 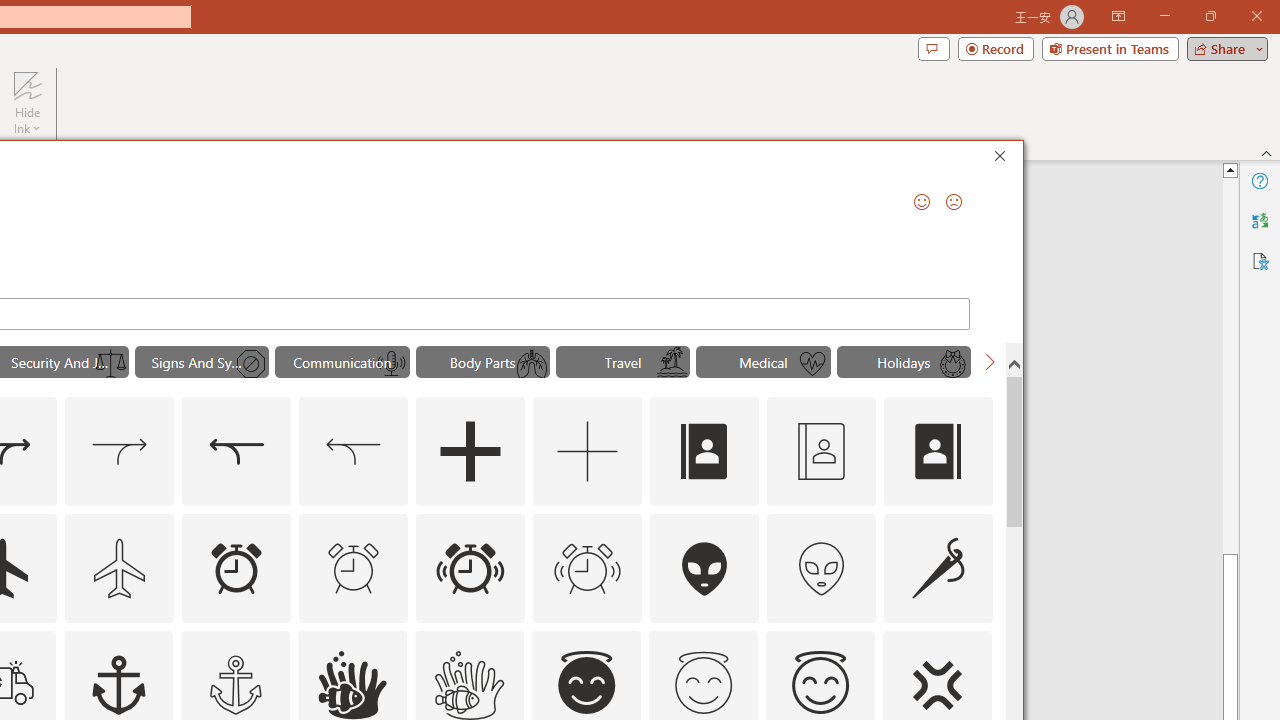 What do you see at coordinates (353, 568) in the screenshot?
I see `'AutomationID: Icons_AlarmClock_M'` at bounding box center [353, 568].